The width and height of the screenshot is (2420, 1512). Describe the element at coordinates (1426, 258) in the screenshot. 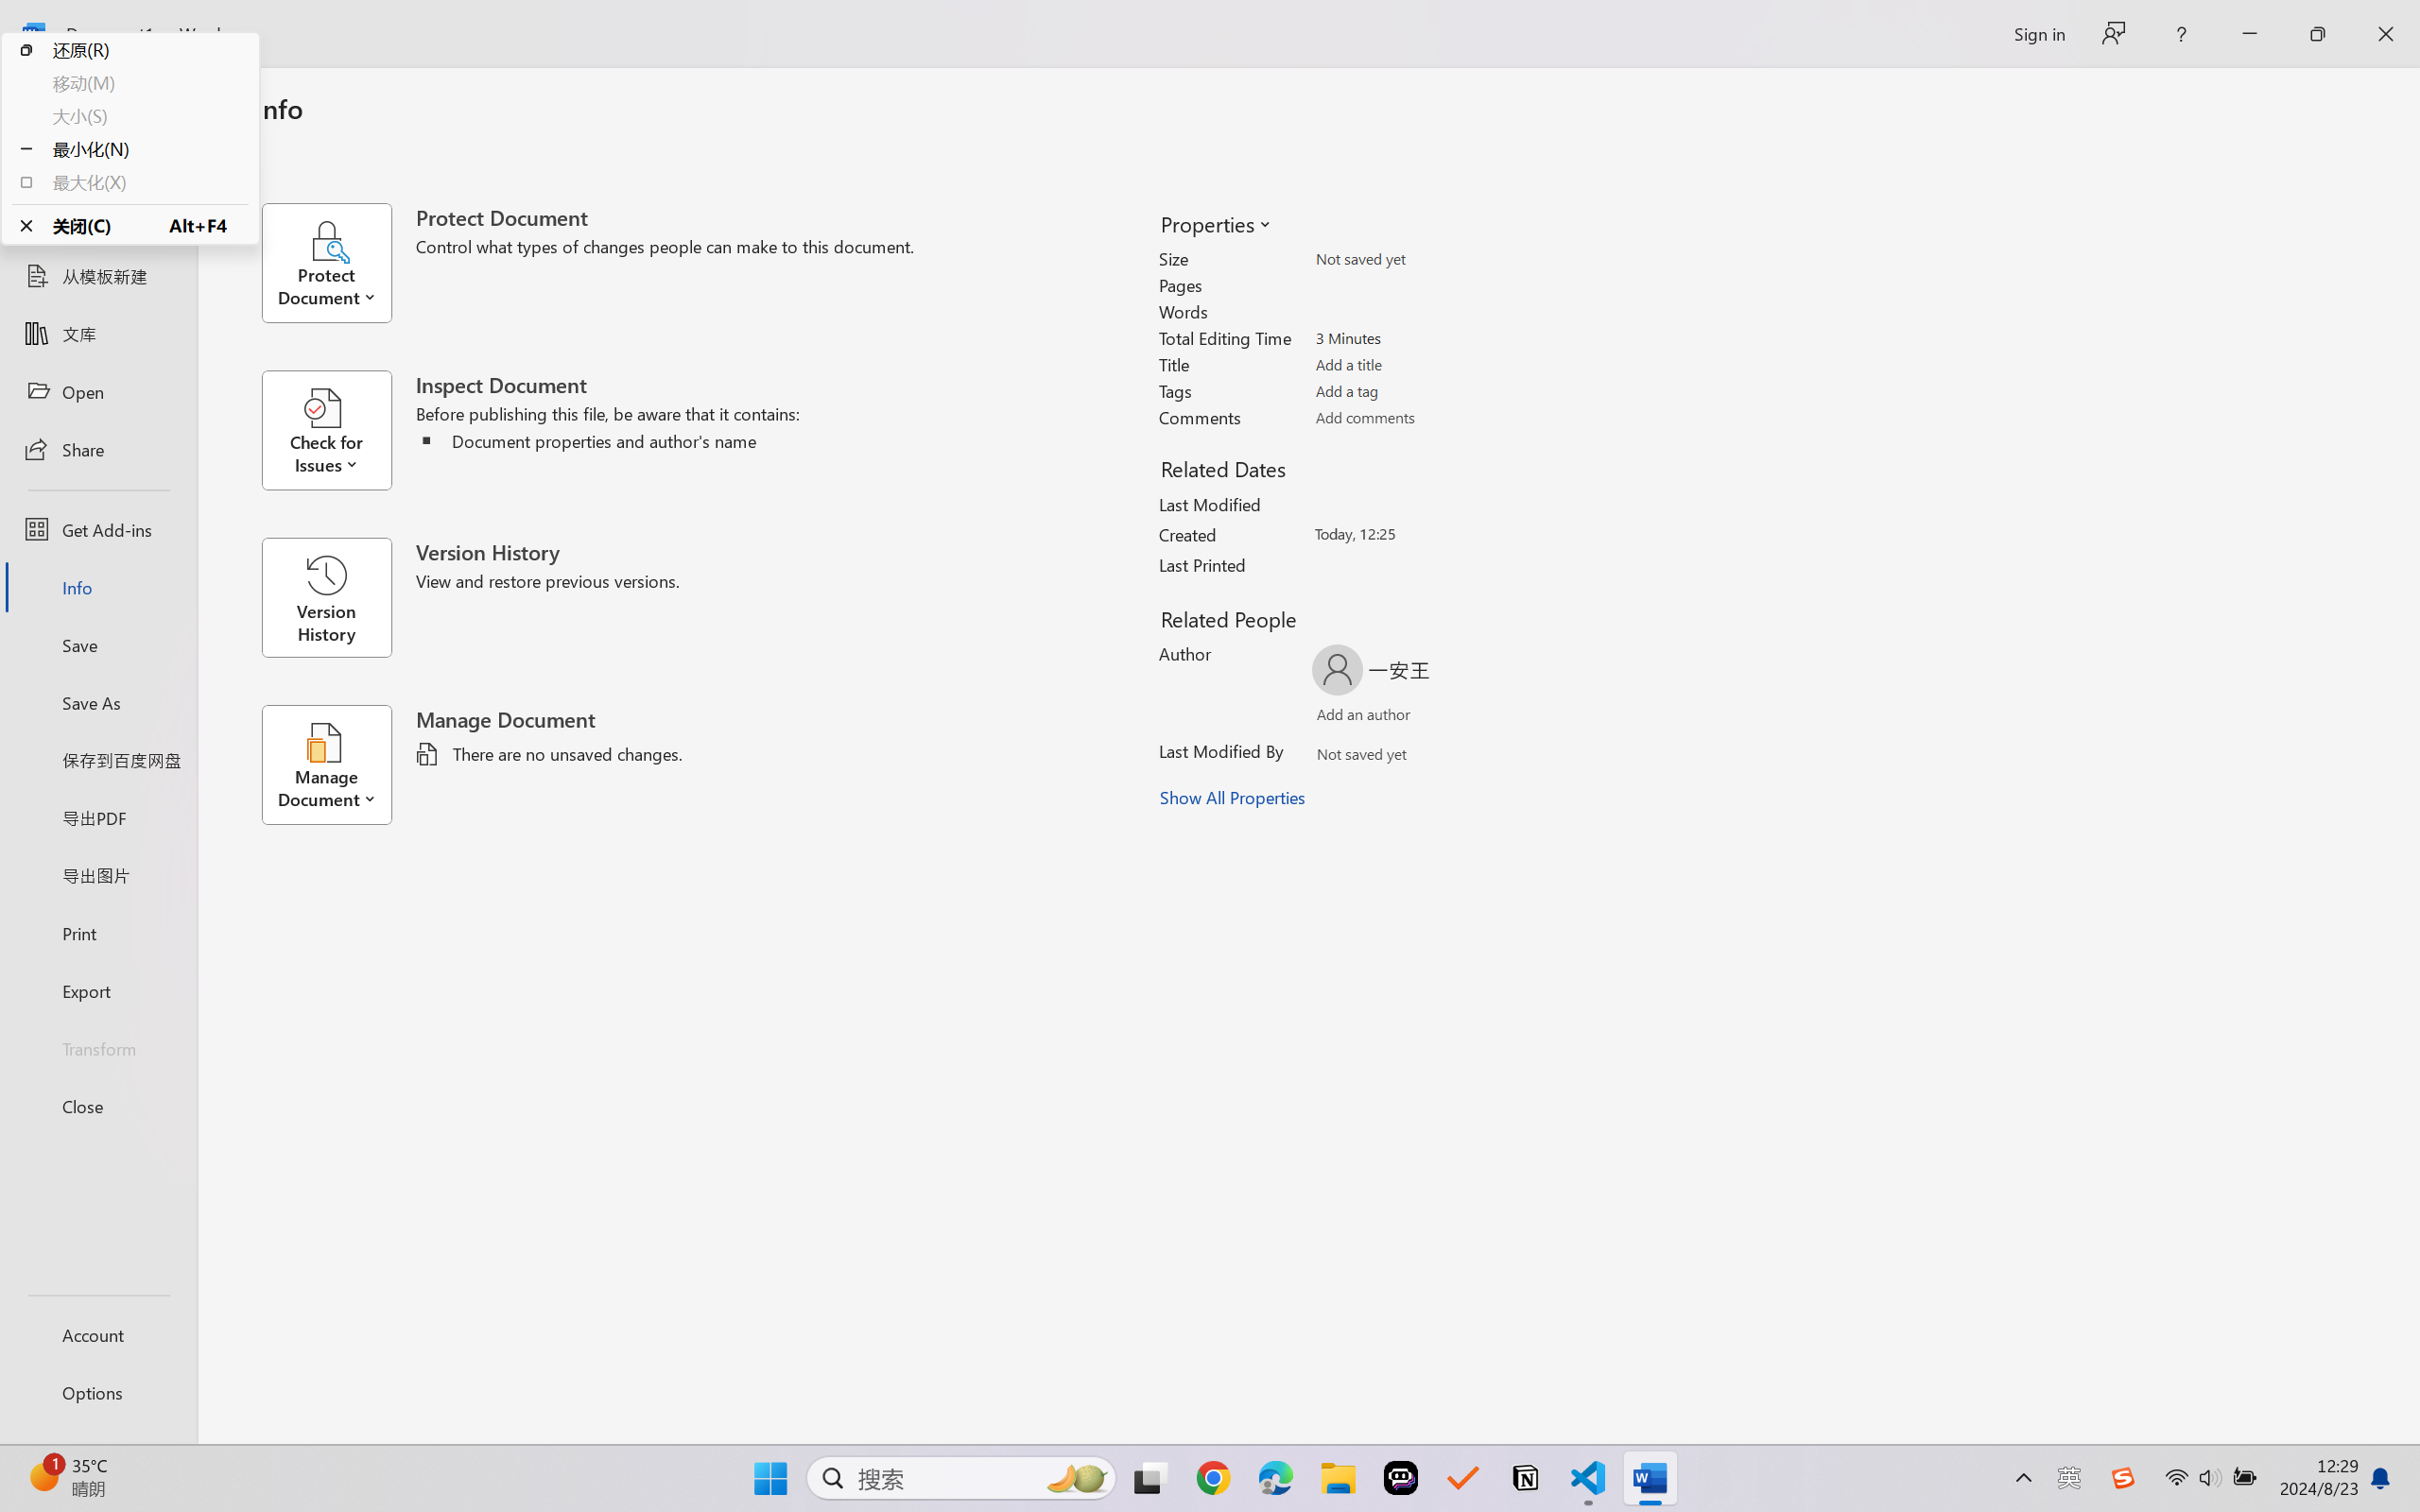

I see `'Size'` at that location.